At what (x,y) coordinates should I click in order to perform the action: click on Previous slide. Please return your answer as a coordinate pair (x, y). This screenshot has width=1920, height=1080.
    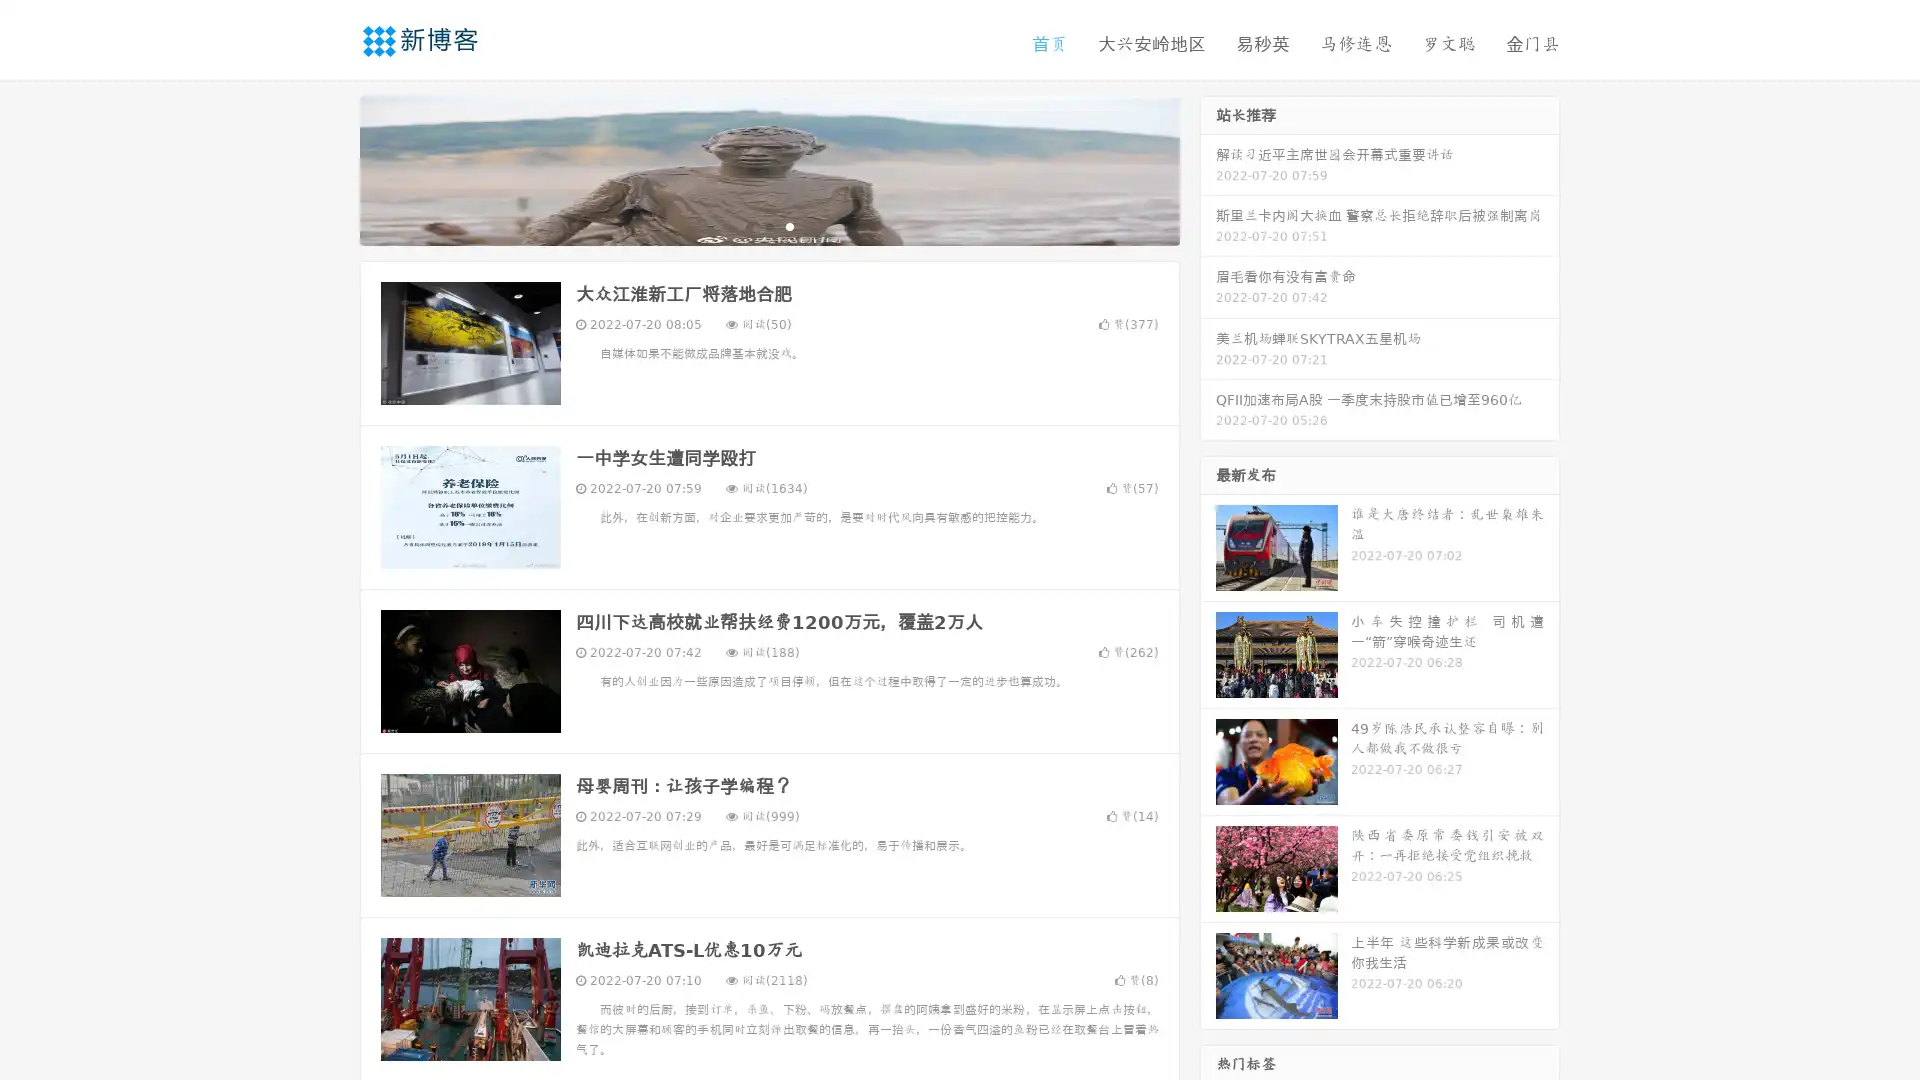
    Looking at the image, I should click on (330, 168).